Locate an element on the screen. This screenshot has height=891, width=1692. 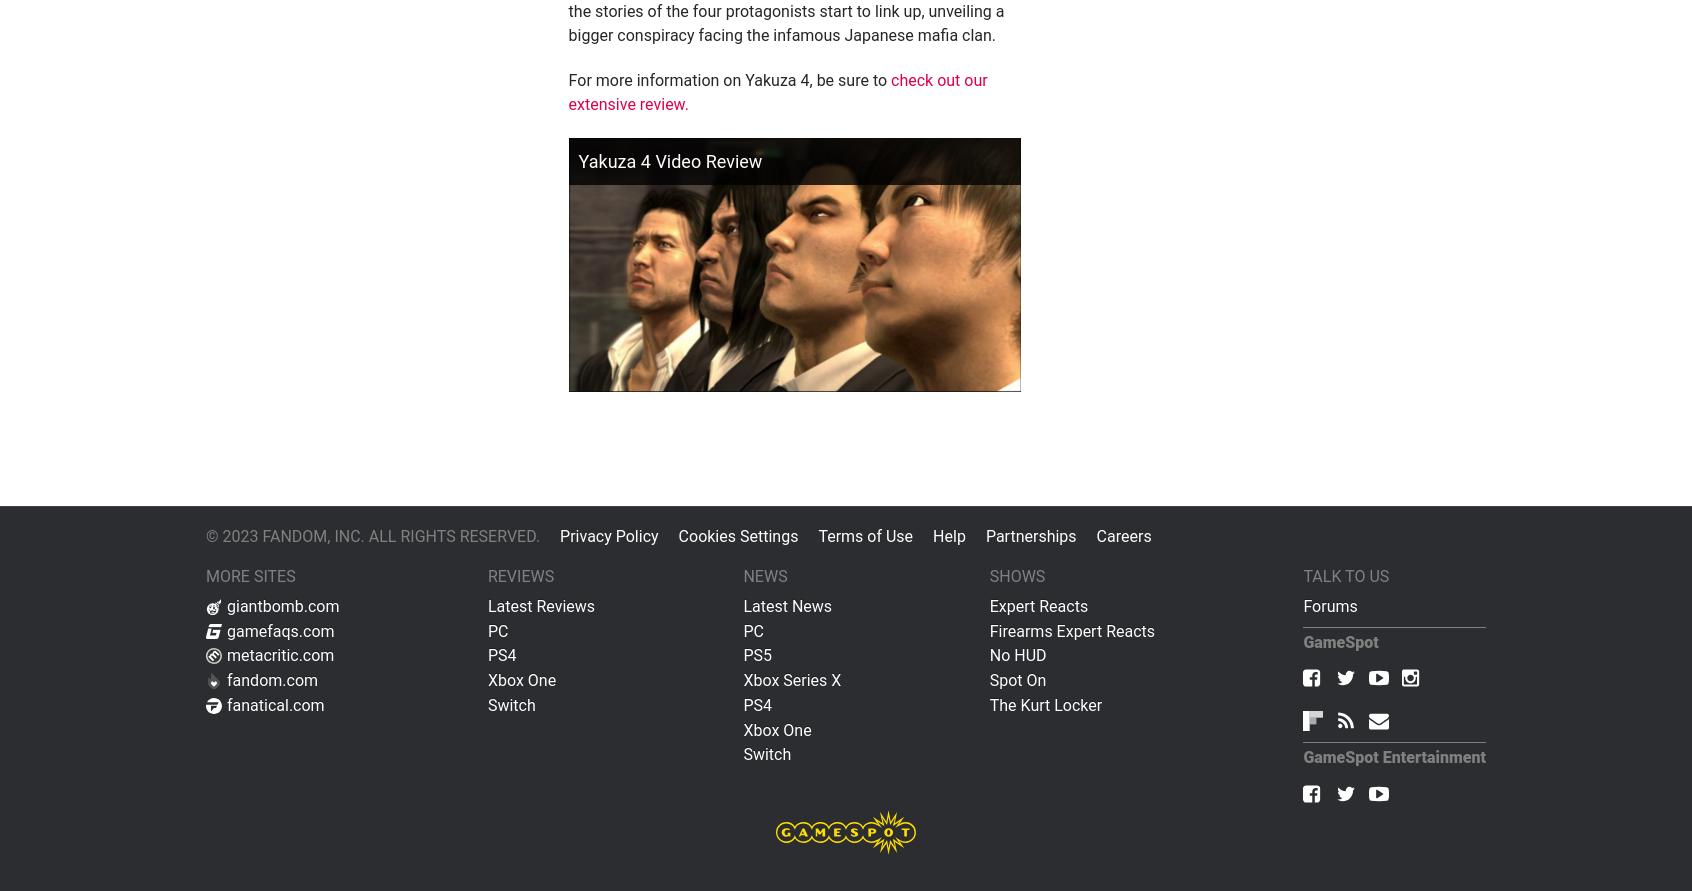
'No HUD' is located at coordinates (1016, 654).